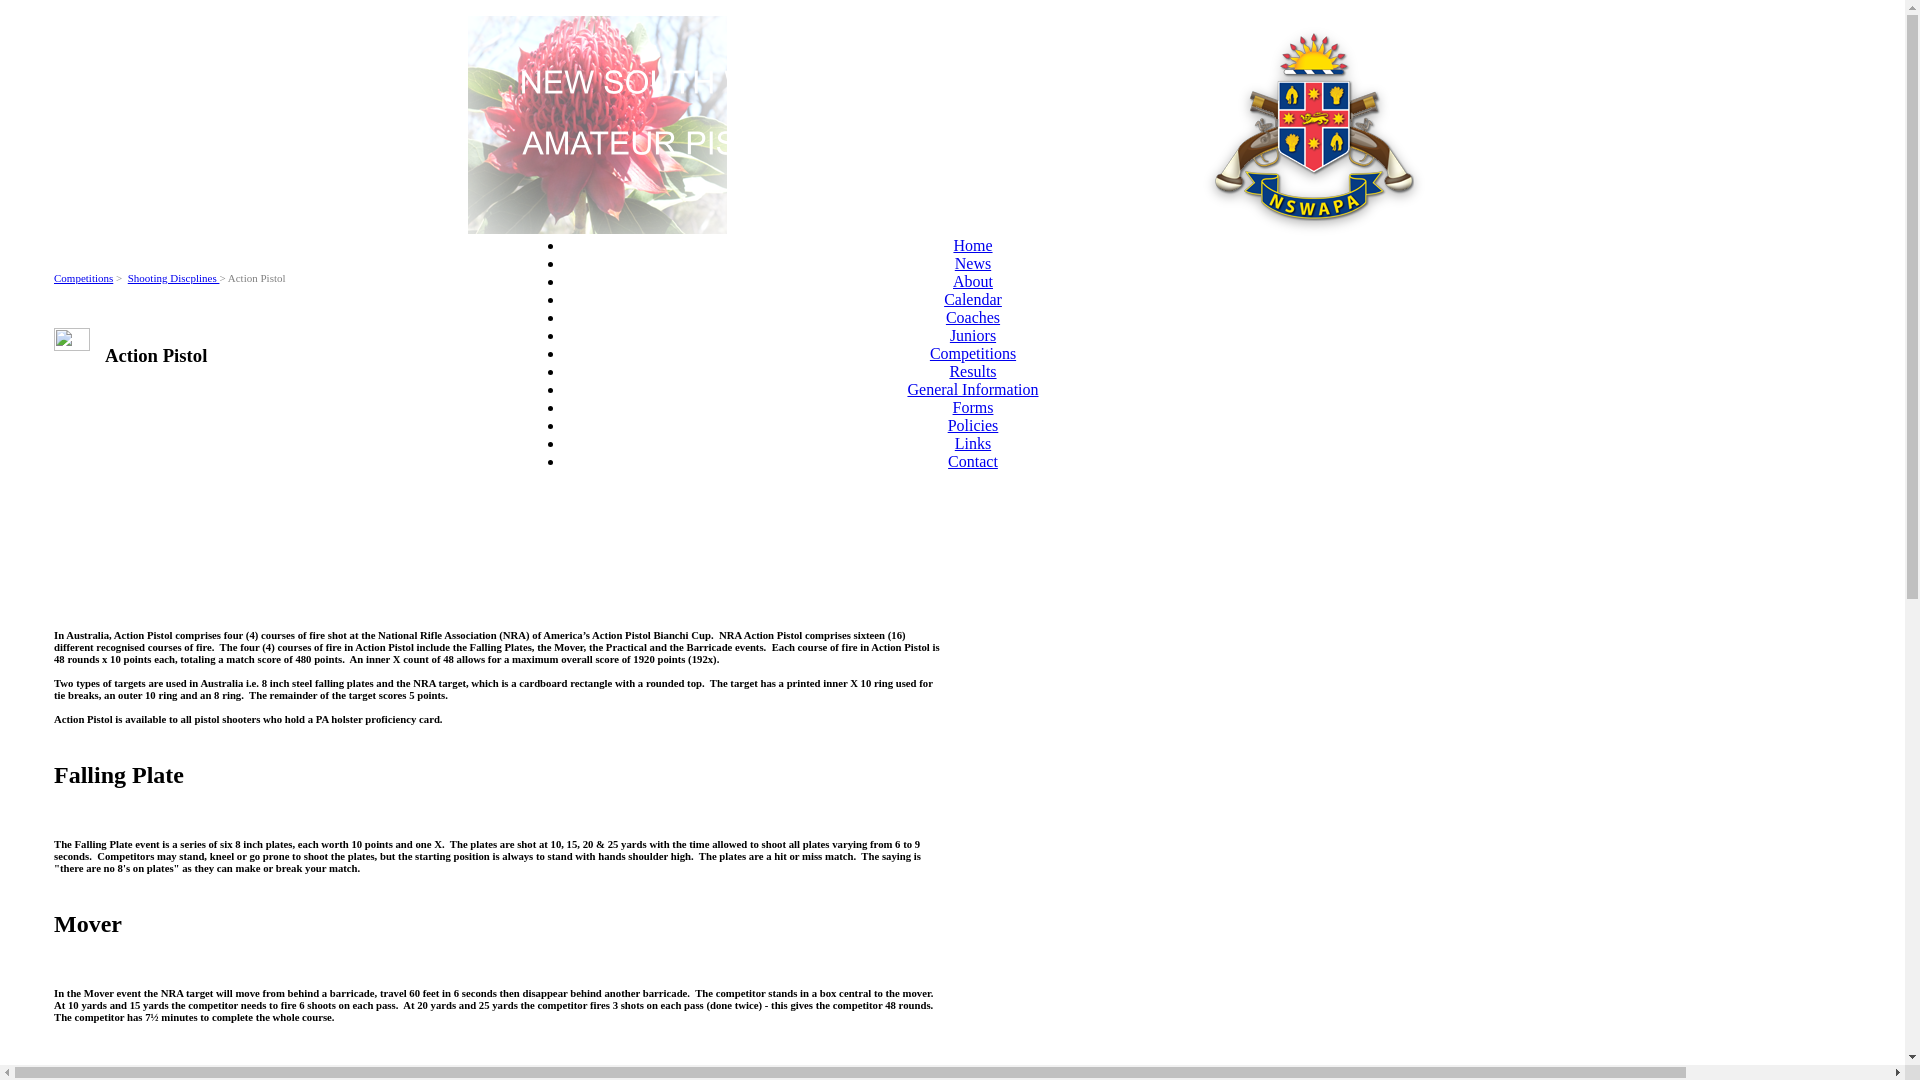 This screenshot has height=1080, width=1920. Describe the element at coordinates (973, 316) in the screenshot. I see `'Coaches'` at that location.